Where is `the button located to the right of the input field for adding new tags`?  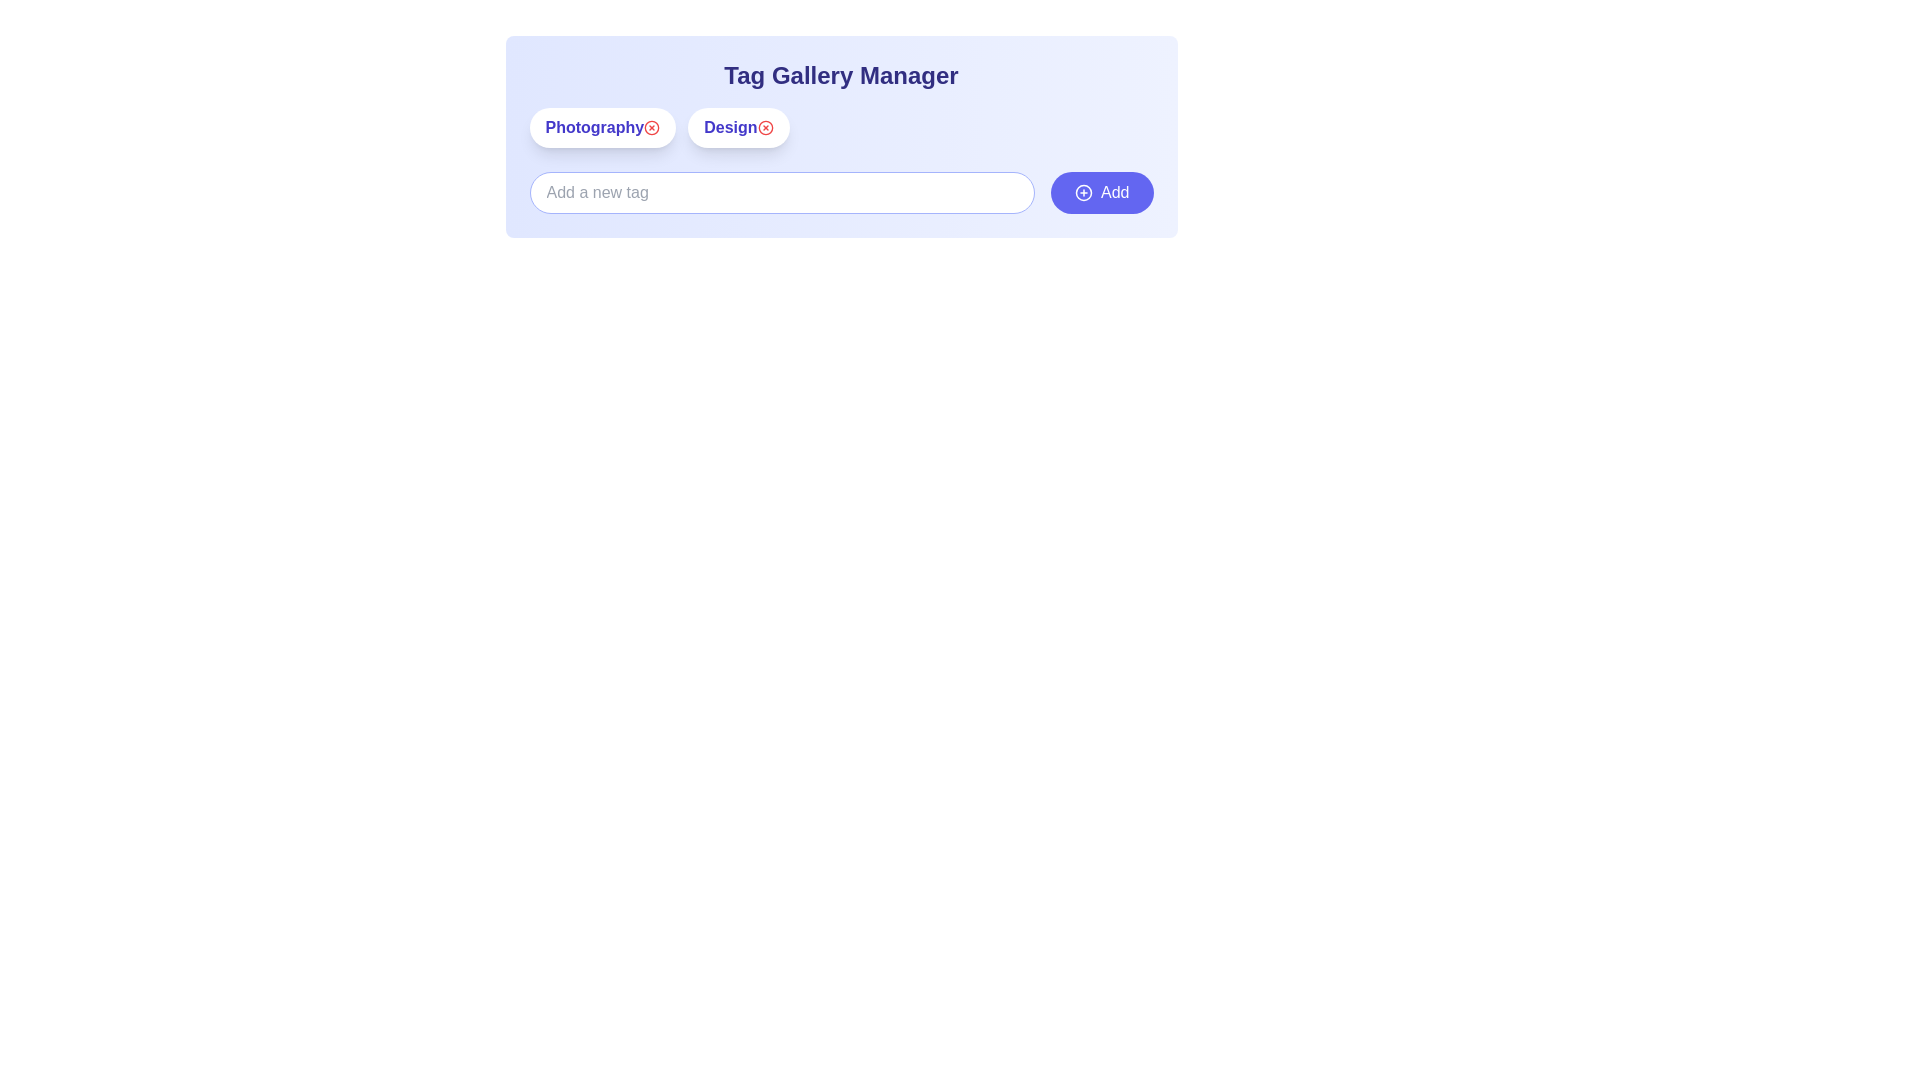 the button located to the right of the input field for adding new tags is located at coordinates (1101, 192).